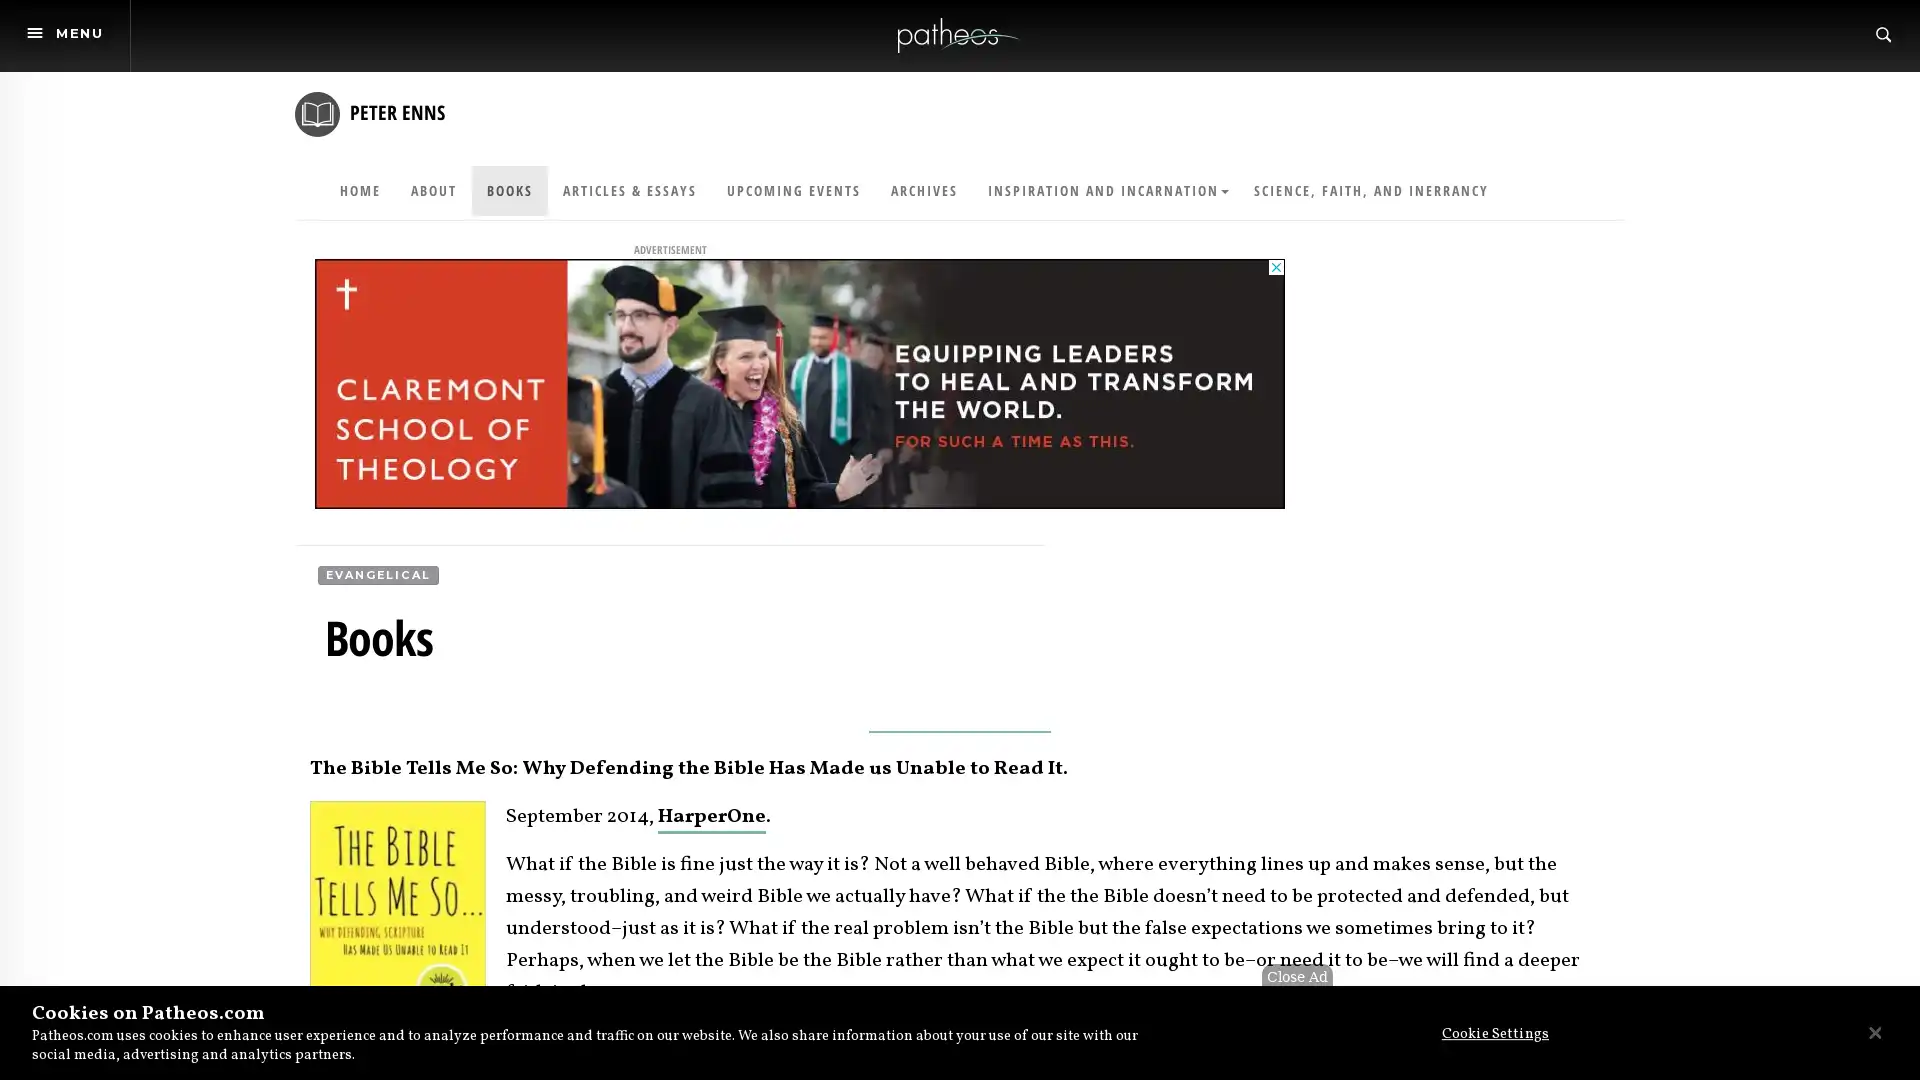  What do you see at coordinates (1489, 1034) in the screenshot?
I see `Cookie Settings` at bounding box center [1489, 1034].